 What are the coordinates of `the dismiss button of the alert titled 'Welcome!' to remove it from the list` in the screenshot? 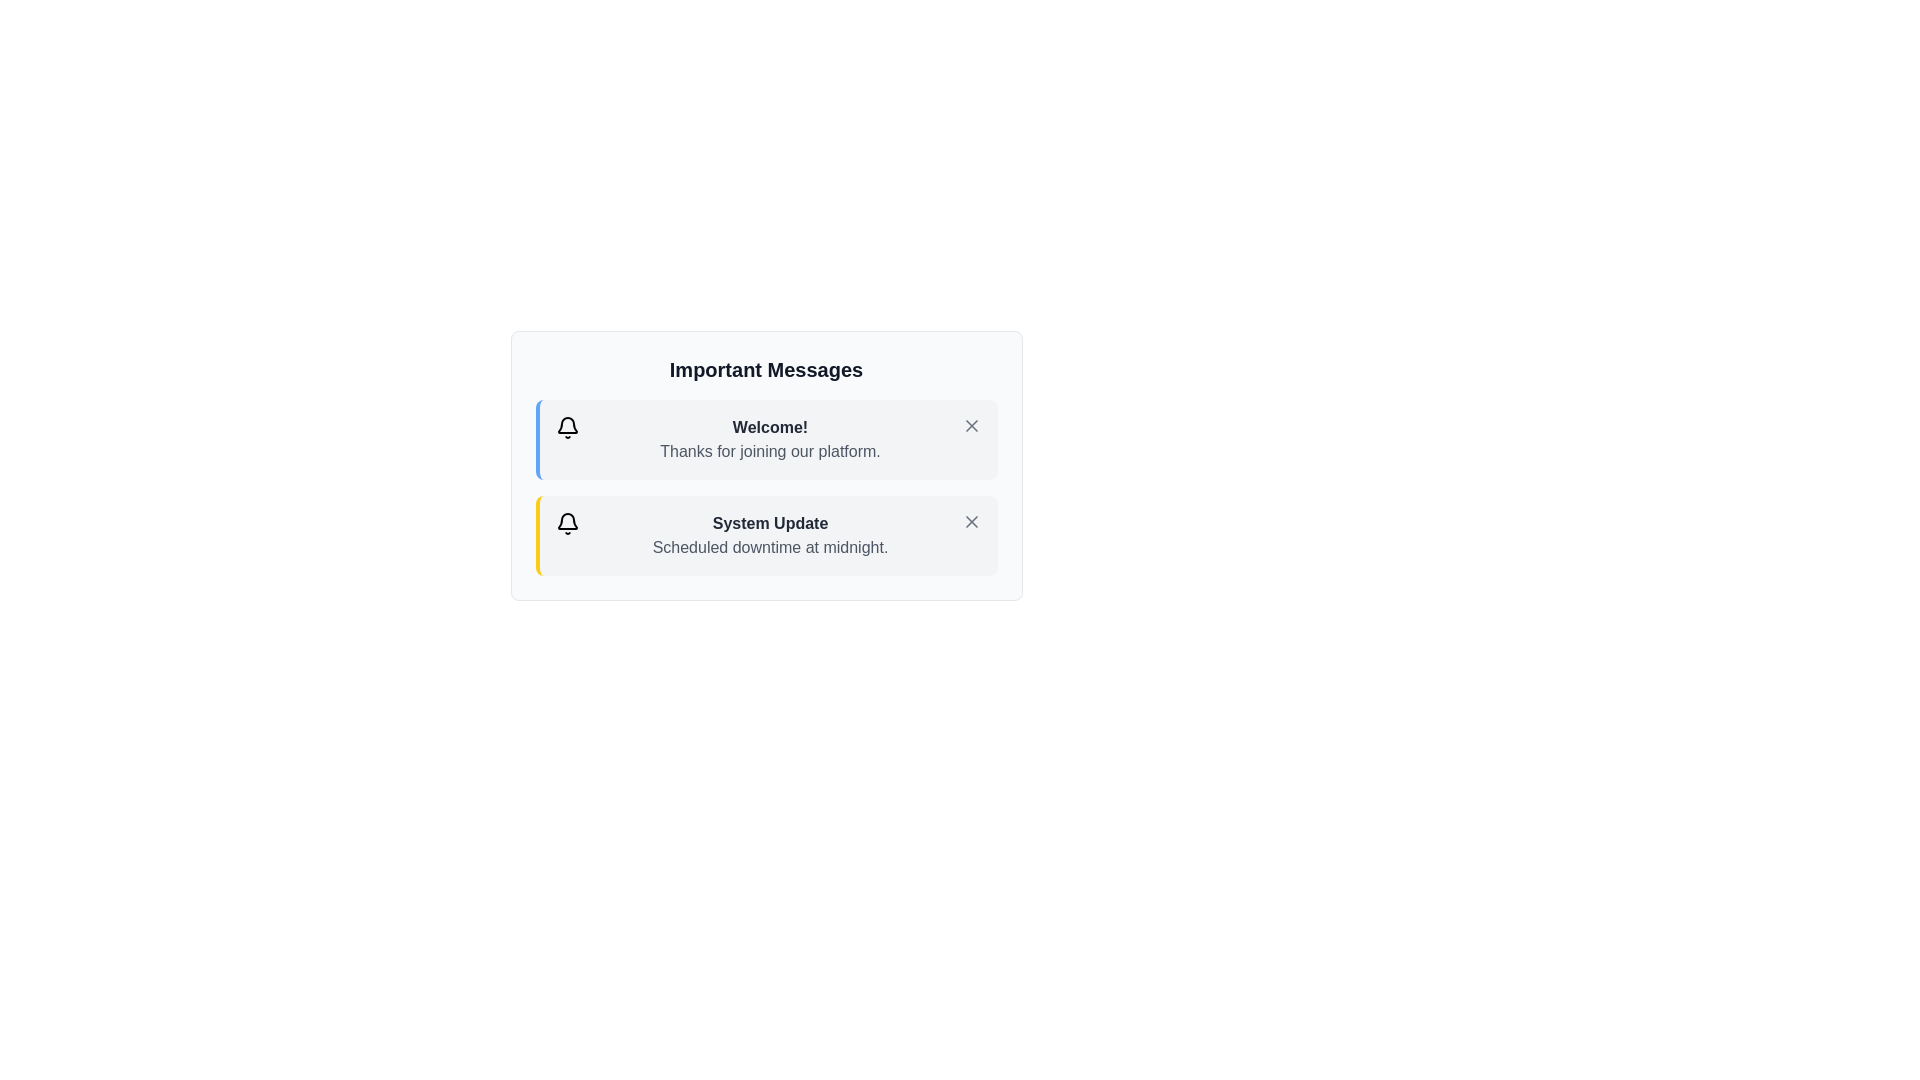 It's located at (971, 424).